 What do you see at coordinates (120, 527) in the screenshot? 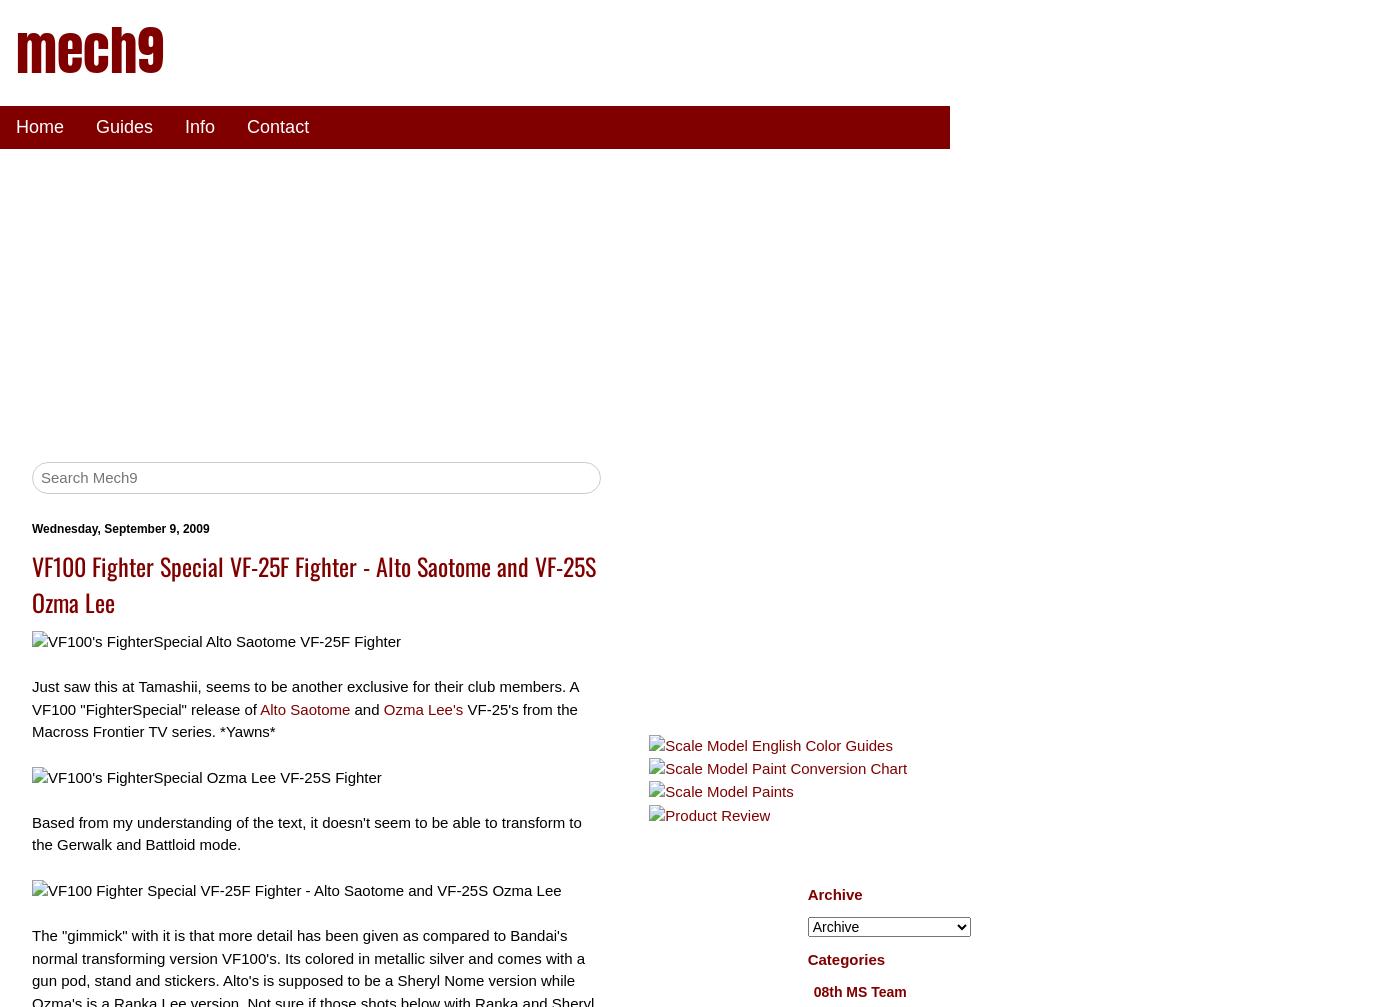
I see `'Wednesday, September 9, 2009'` at bounding box center [120, 527].